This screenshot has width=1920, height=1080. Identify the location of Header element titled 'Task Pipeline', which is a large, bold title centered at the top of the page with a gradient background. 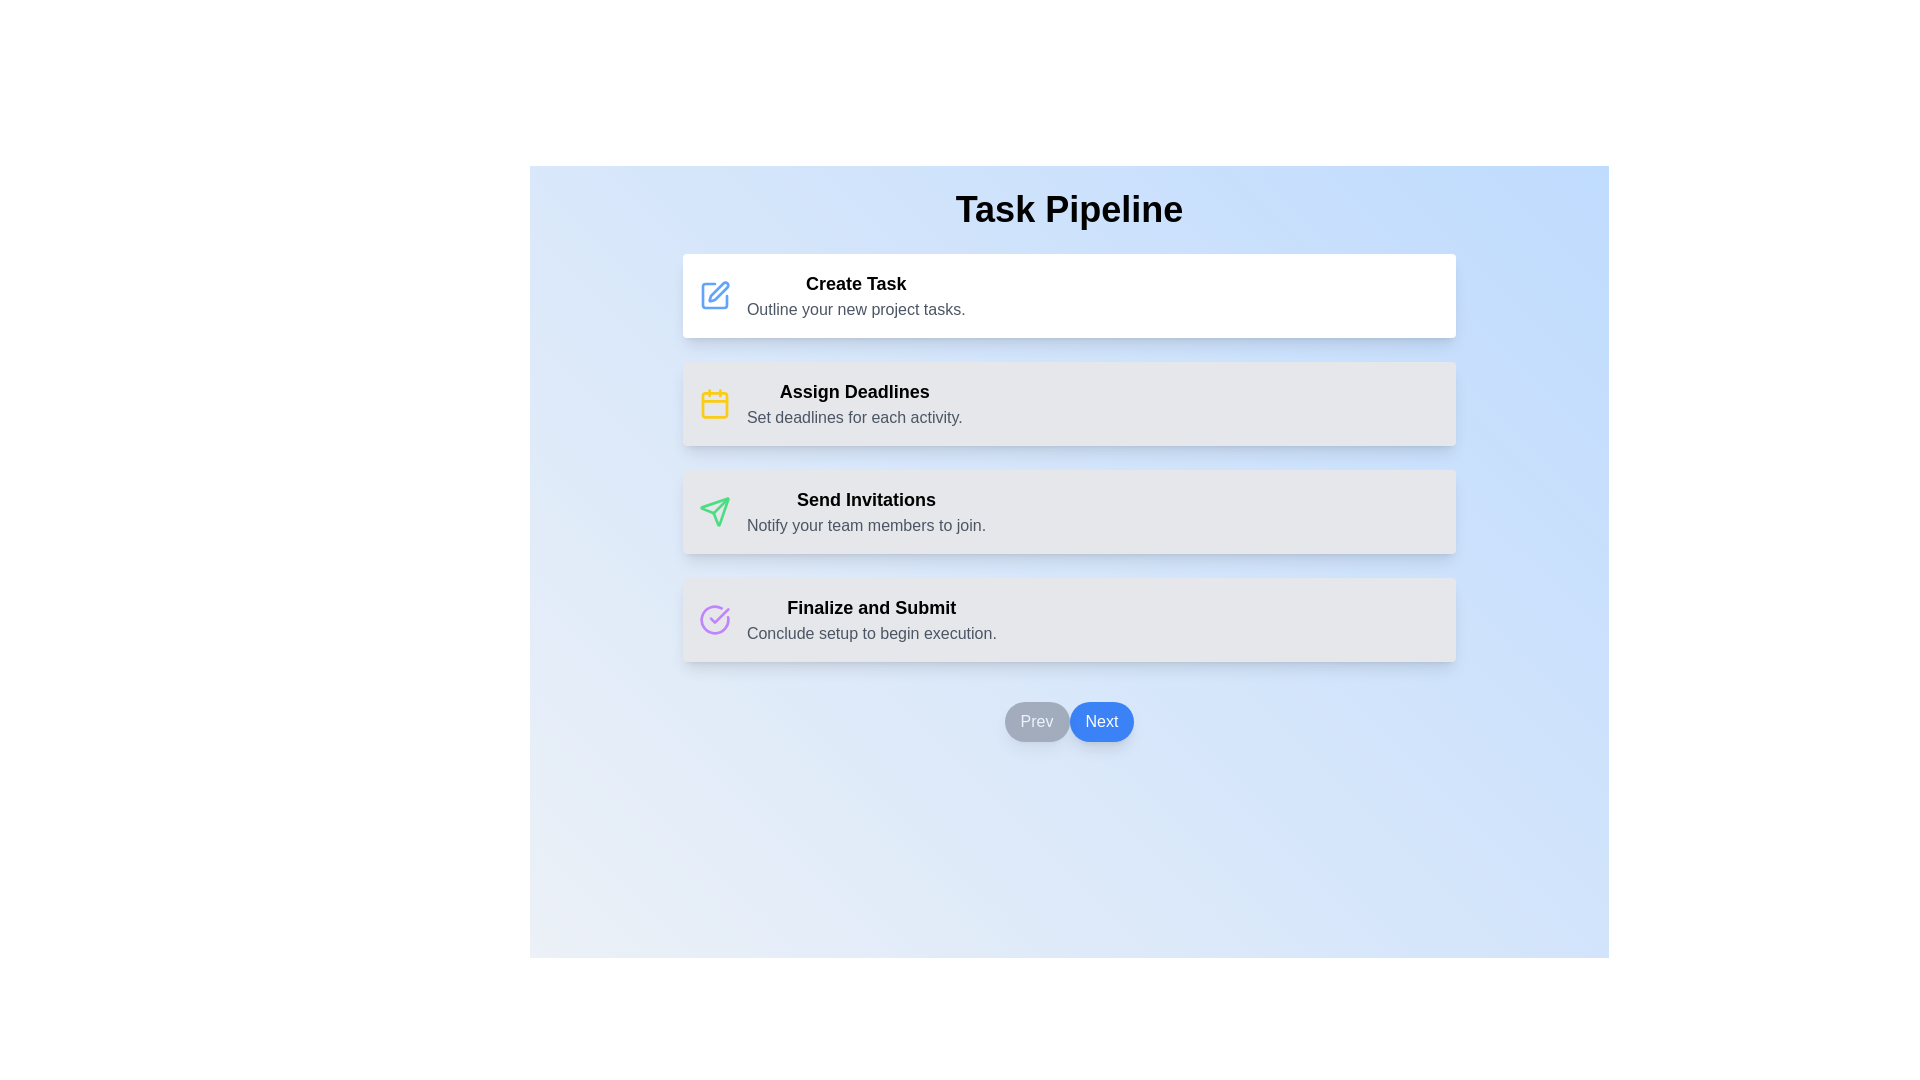
(1068, 209).